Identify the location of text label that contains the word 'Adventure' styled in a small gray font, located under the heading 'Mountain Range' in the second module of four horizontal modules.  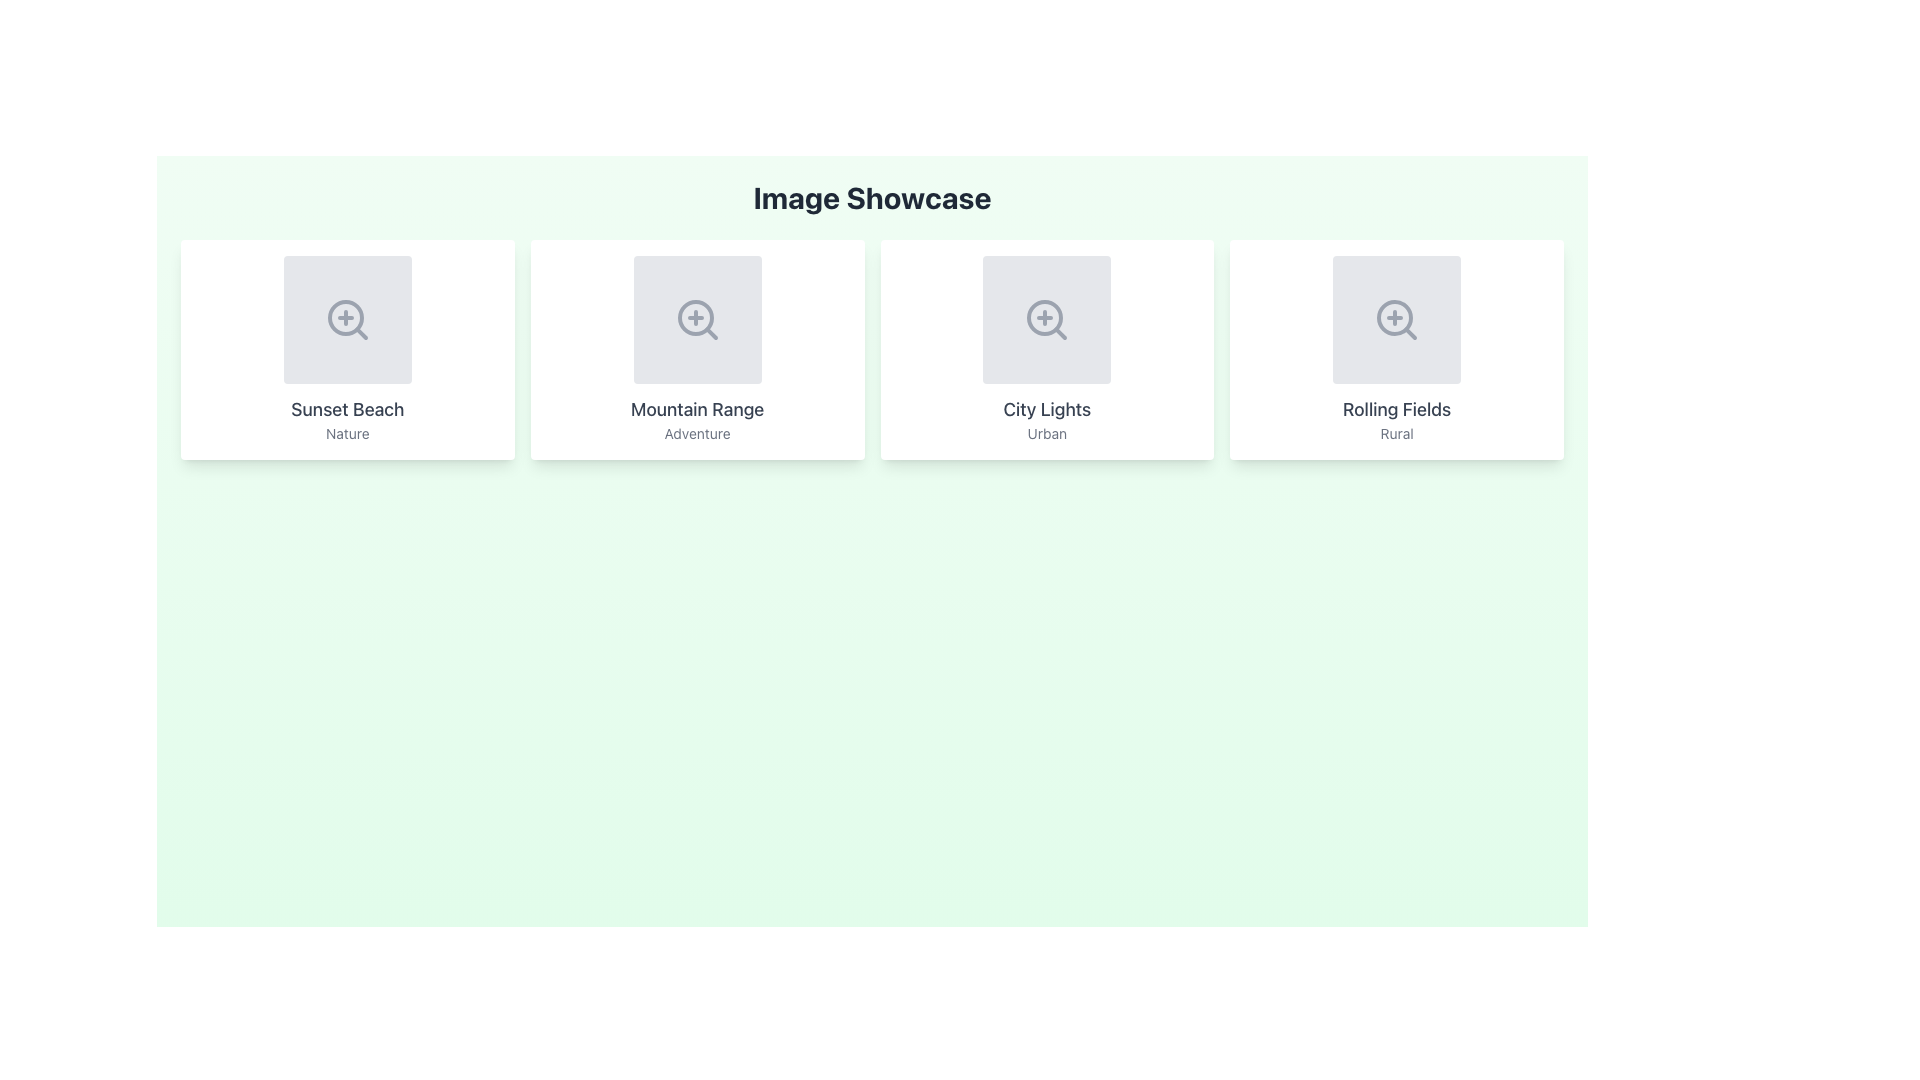
(697, 433).